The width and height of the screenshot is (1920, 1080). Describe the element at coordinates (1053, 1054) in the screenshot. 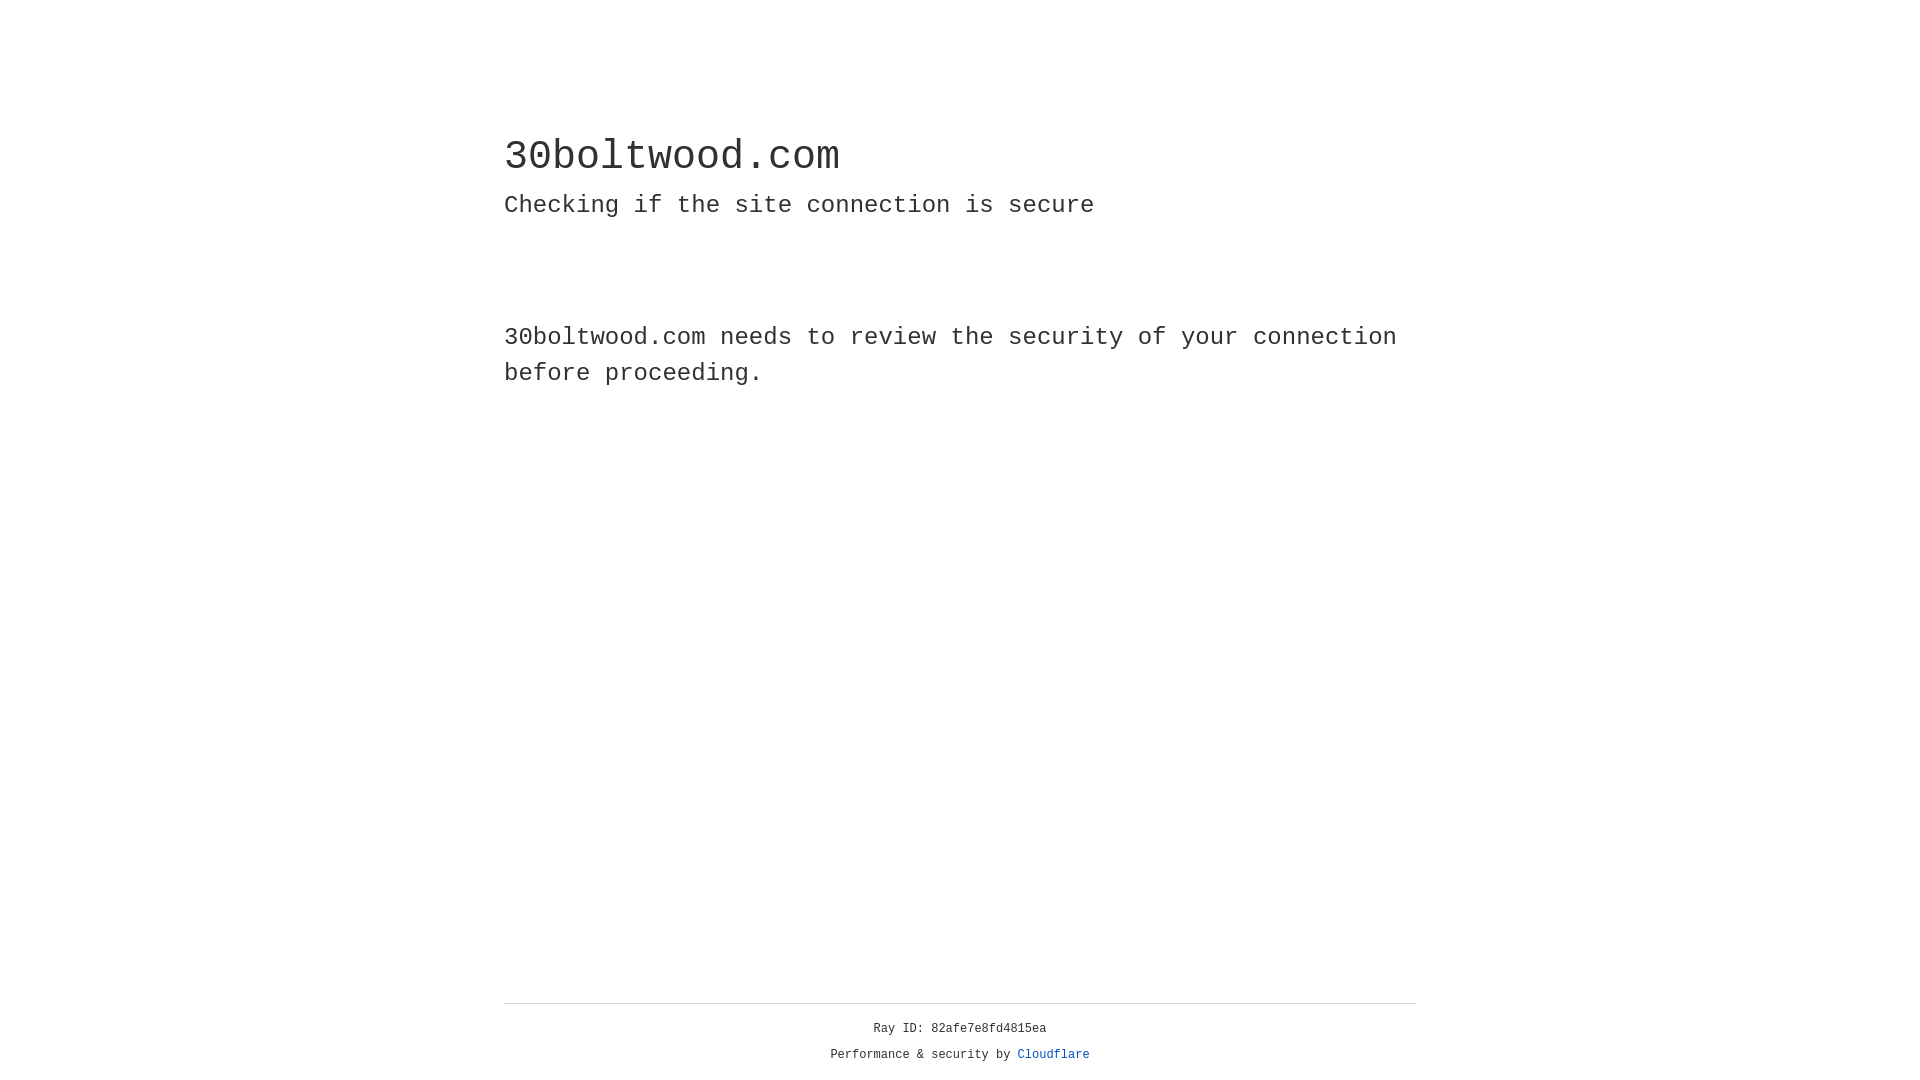

I see `'Cloudflare'` at that location.